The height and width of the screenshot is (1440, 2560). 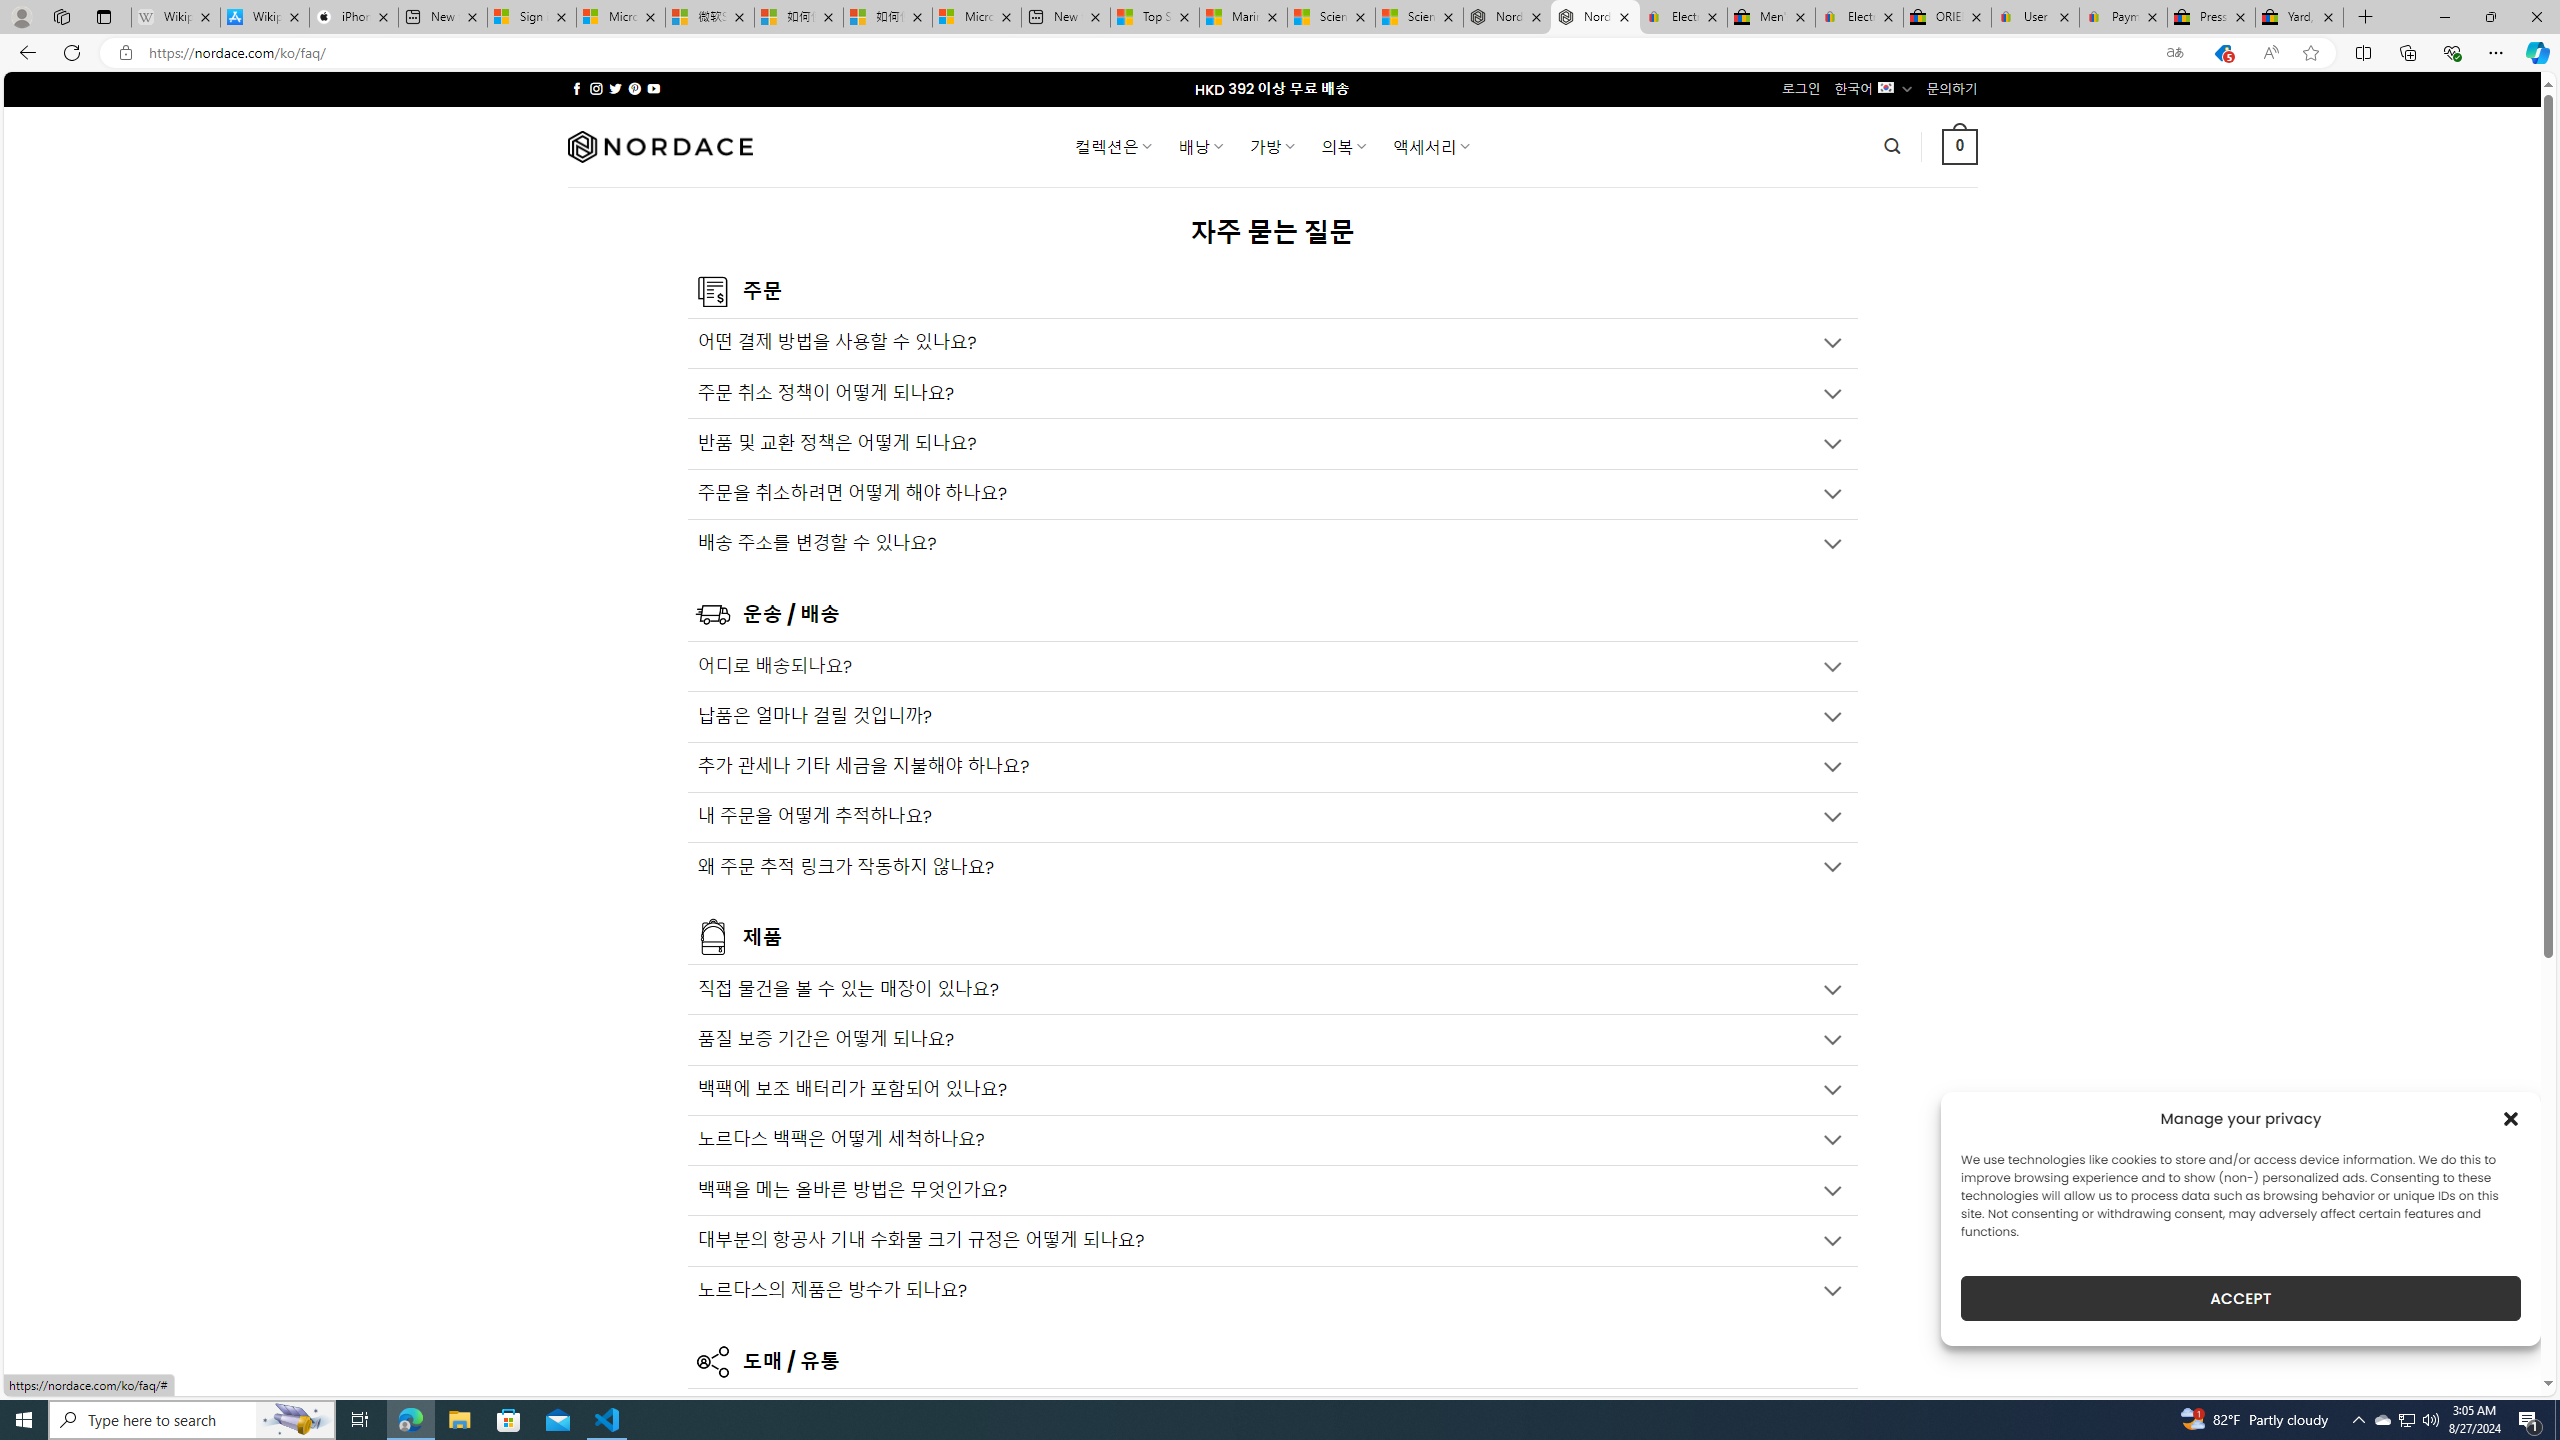 What do you see at coordinates (2209, 16) in the screenshot?
I see `'Press Room - eBay Inc.'` at bounding box center [2209, 16].